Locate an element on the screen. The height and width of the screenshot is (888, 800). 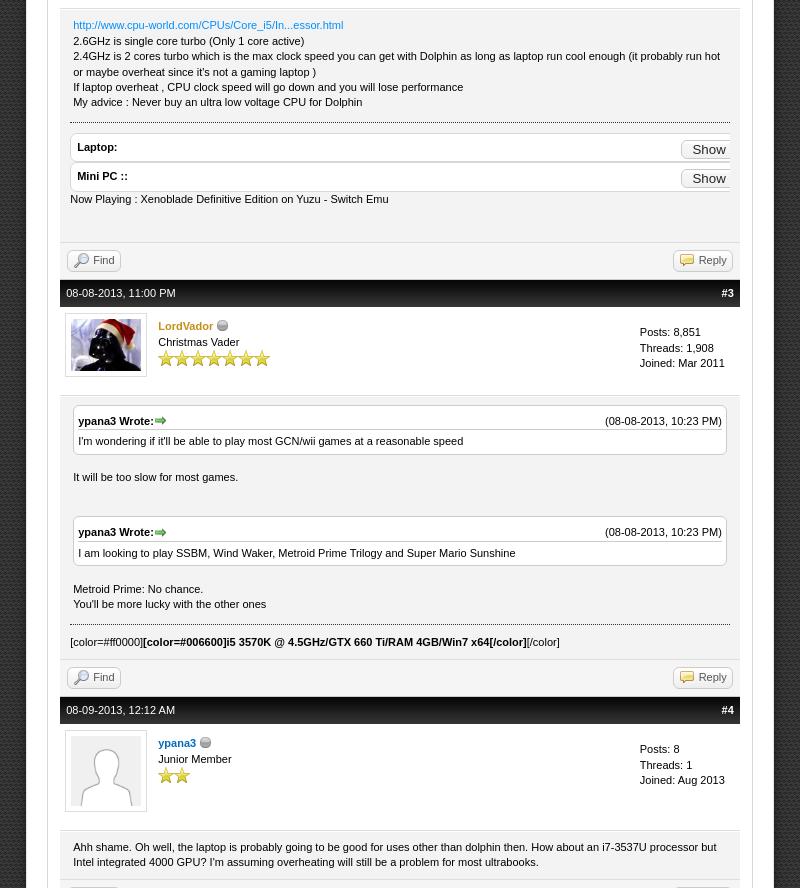
'Posts: 8,851' is located at coordinates (669, 331).